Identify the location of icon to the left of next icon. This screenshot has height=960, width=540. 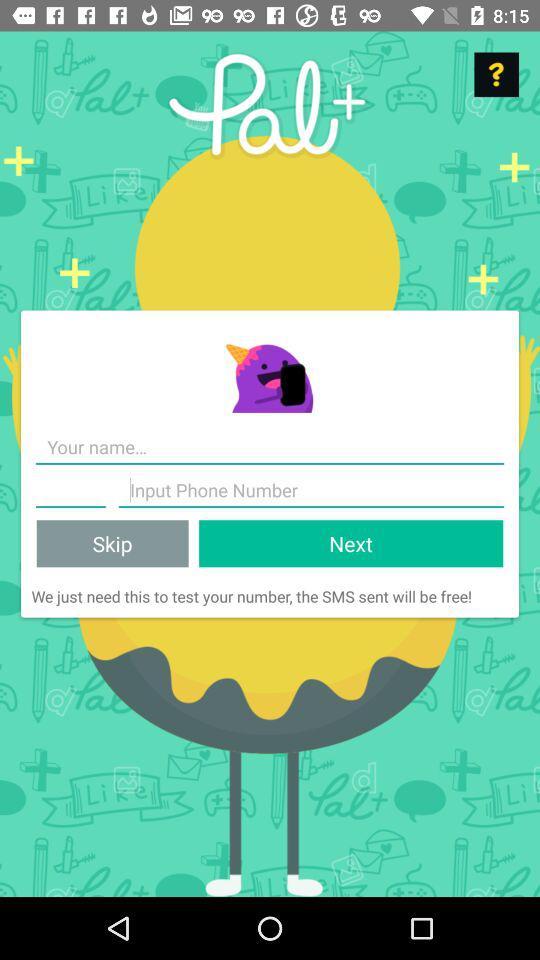
(112, 543).